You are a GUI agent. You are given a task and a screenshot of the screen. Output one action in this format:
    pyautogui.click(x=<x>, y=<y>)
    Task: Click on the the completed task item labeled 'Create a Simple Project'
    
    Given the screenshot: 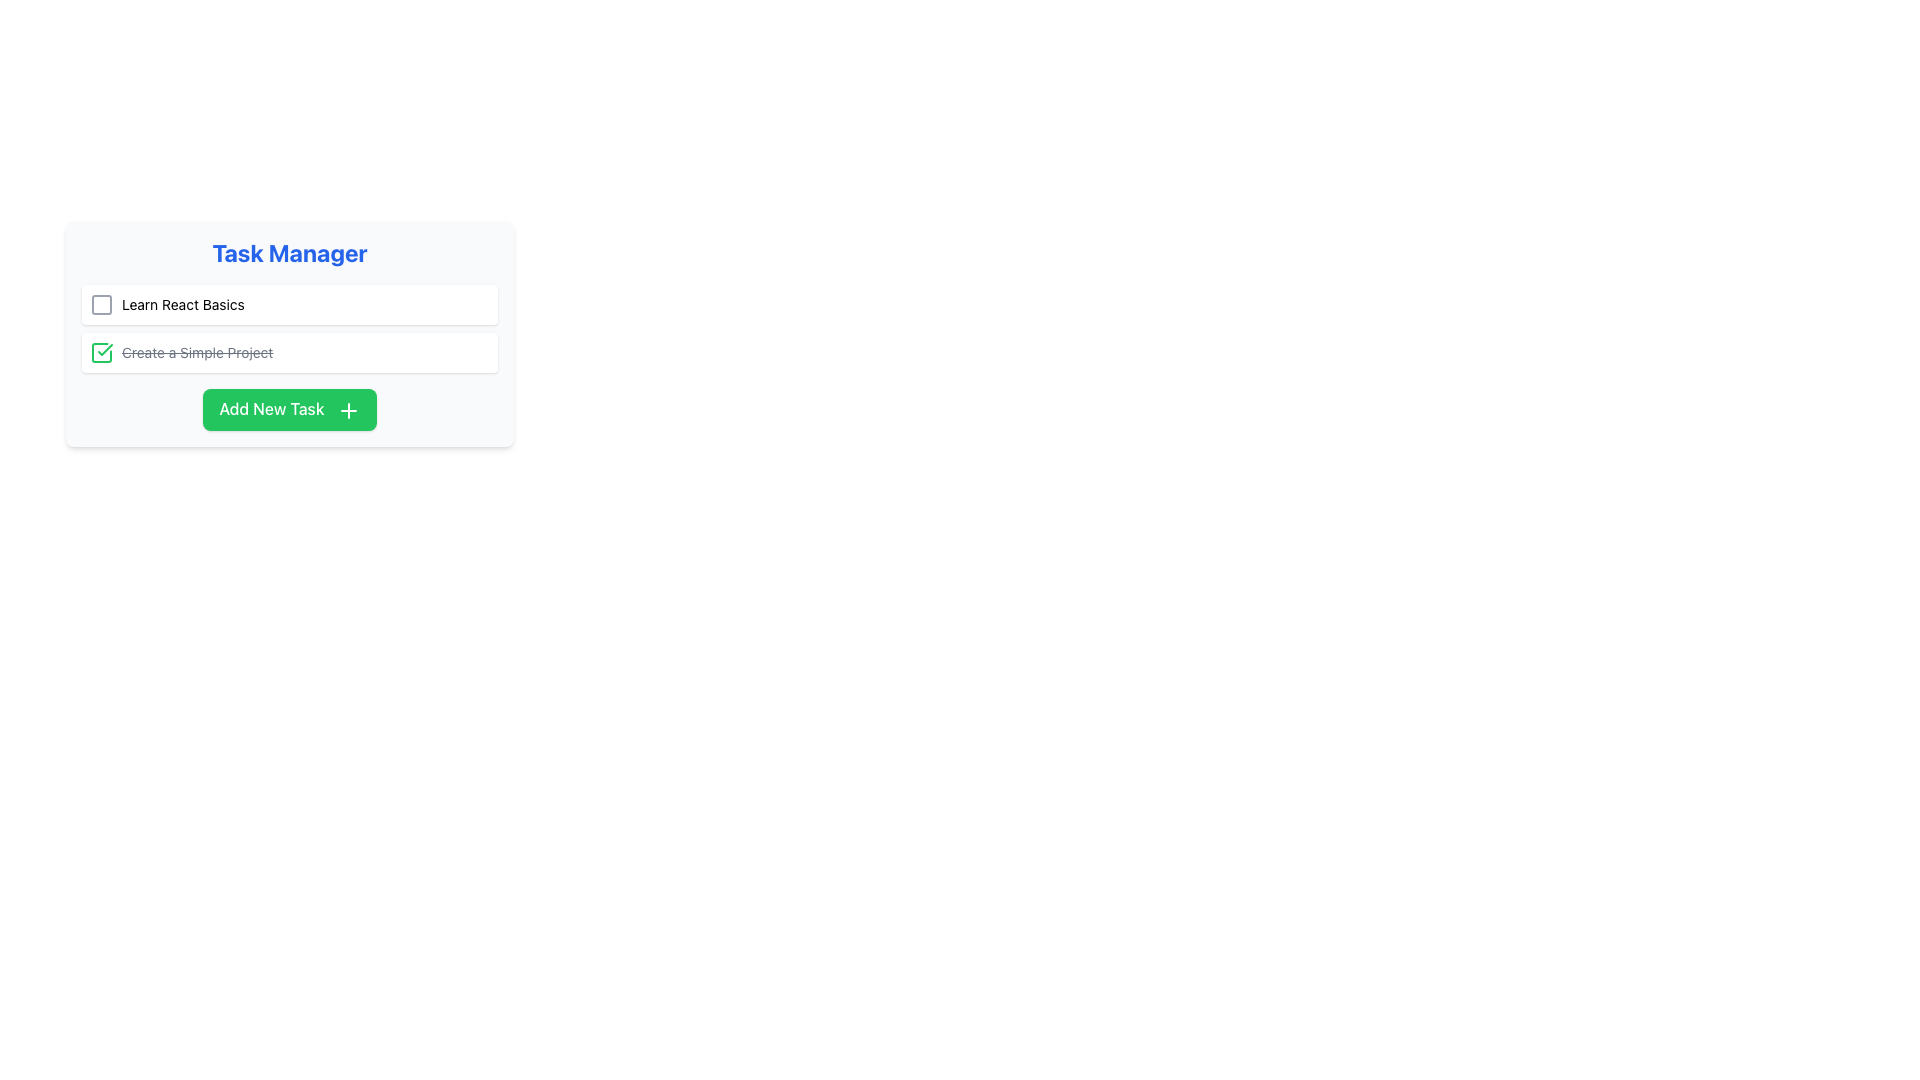 What is the action you would take?
    pyautogui.click(x=288, y=352)
    